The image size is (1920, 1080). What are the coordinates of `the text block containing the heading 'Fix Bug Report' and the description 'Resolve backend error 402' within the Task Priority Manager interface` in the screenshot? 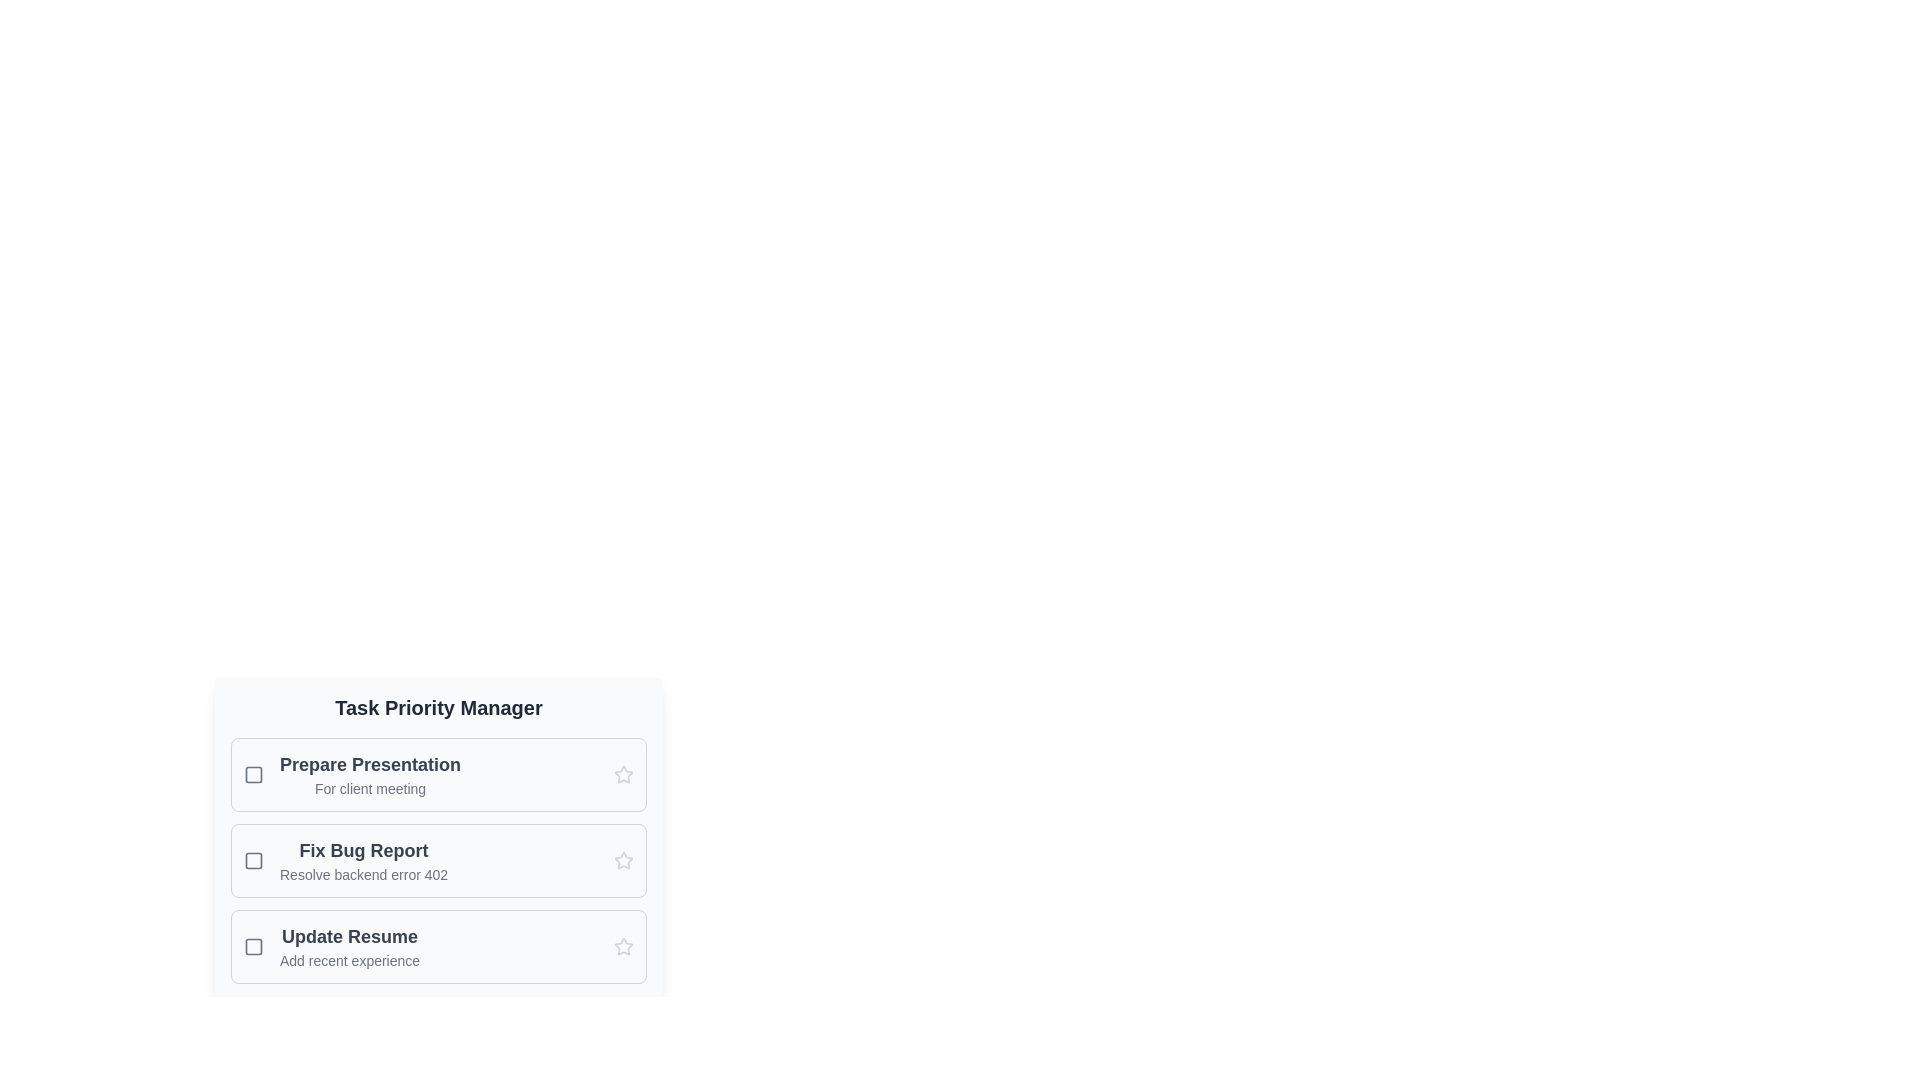 It's located at (364, 859).